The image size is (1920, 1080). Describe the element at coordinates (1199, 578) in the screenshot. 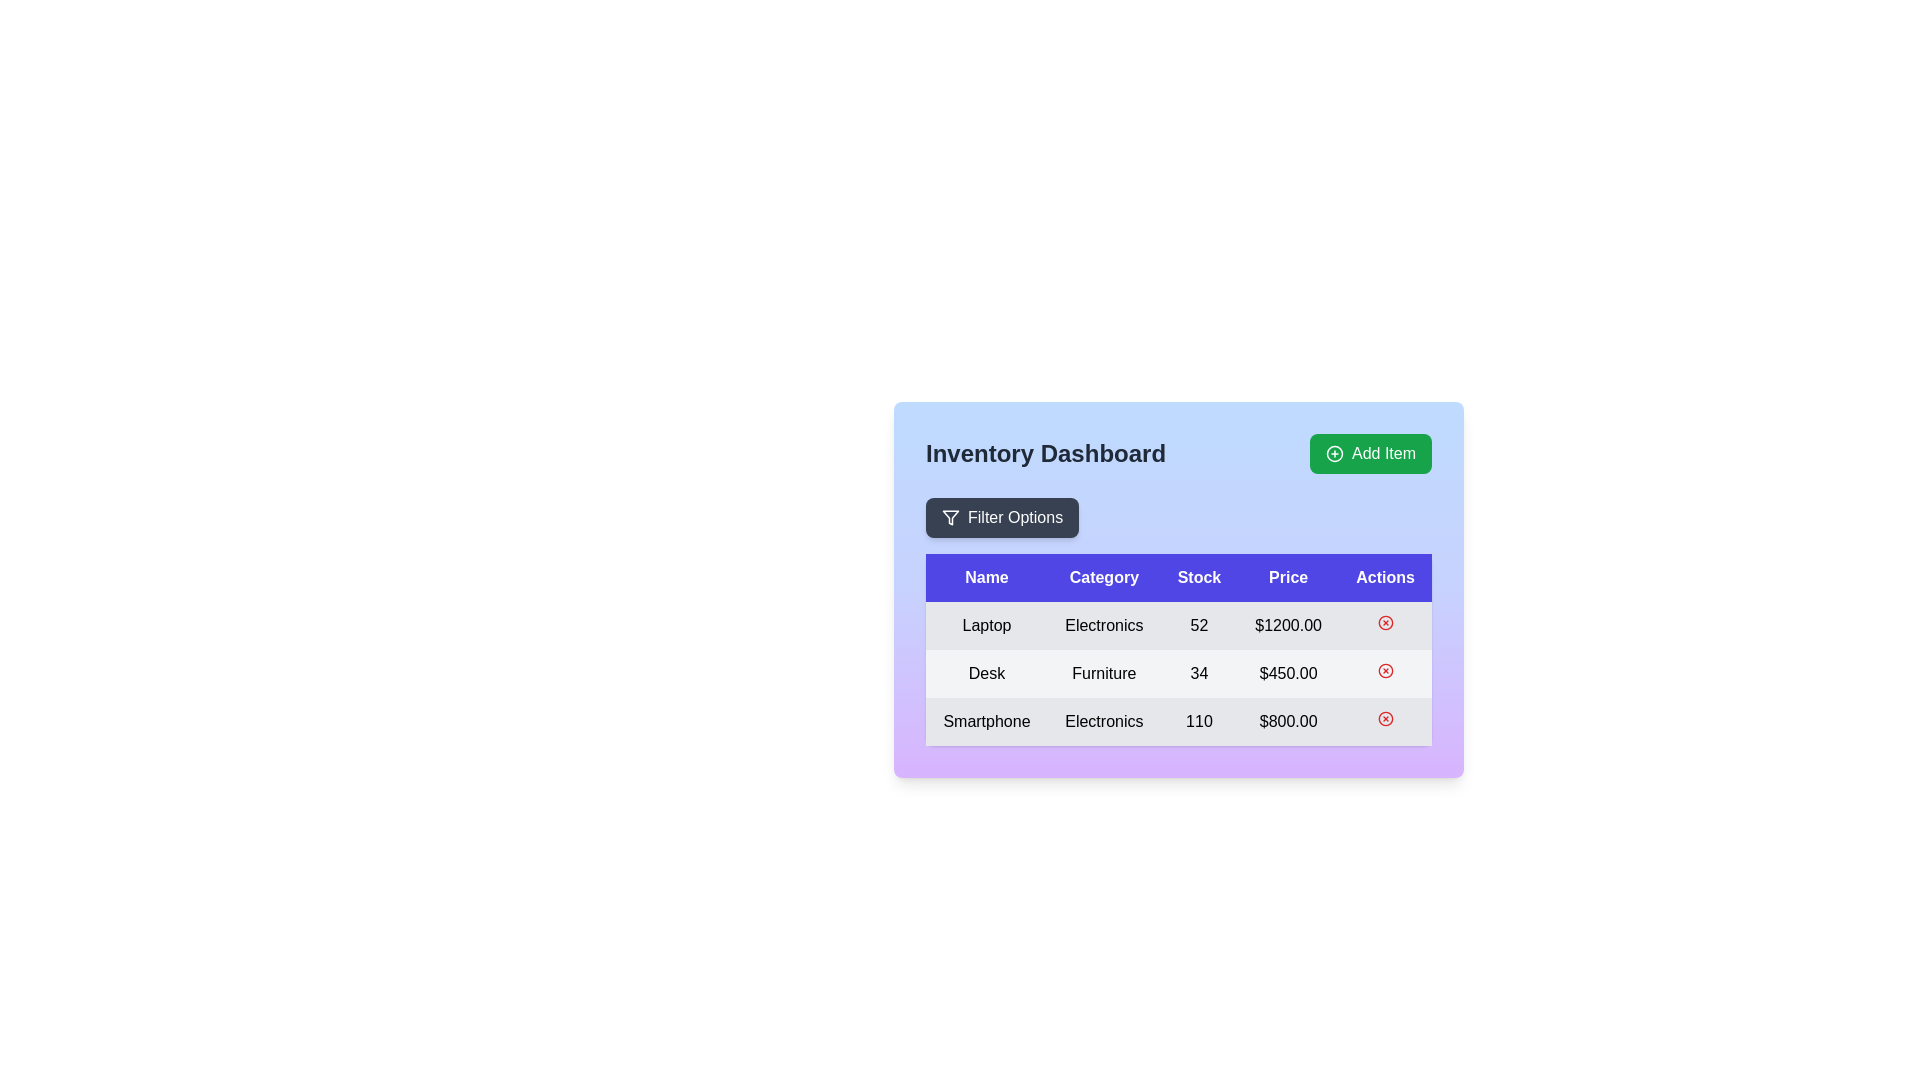

I see `the 'Stock' column label in the table headers, which is the third item from the left, positioned between 'Category' and 'Price'` at that location.